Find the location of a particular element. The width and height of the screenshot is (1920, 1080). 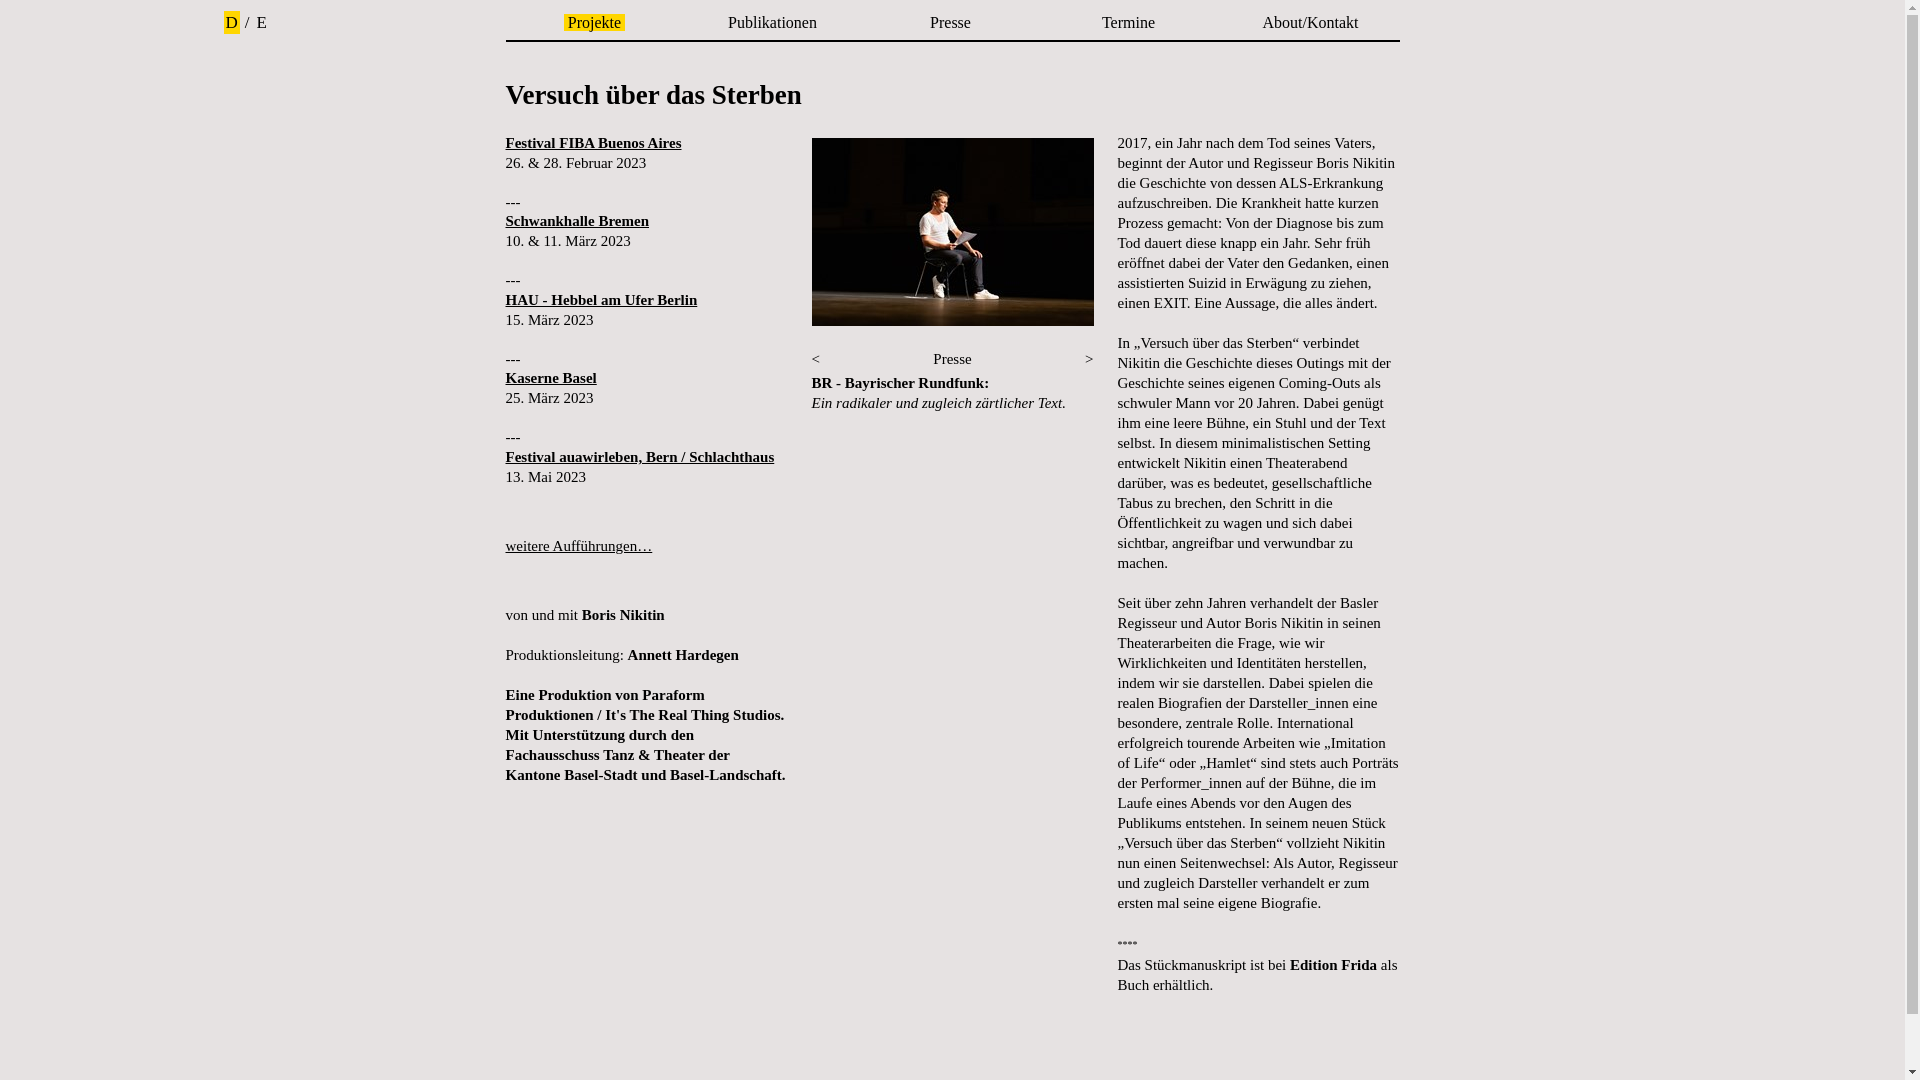

'>' is located at coordinates (1088, 357).